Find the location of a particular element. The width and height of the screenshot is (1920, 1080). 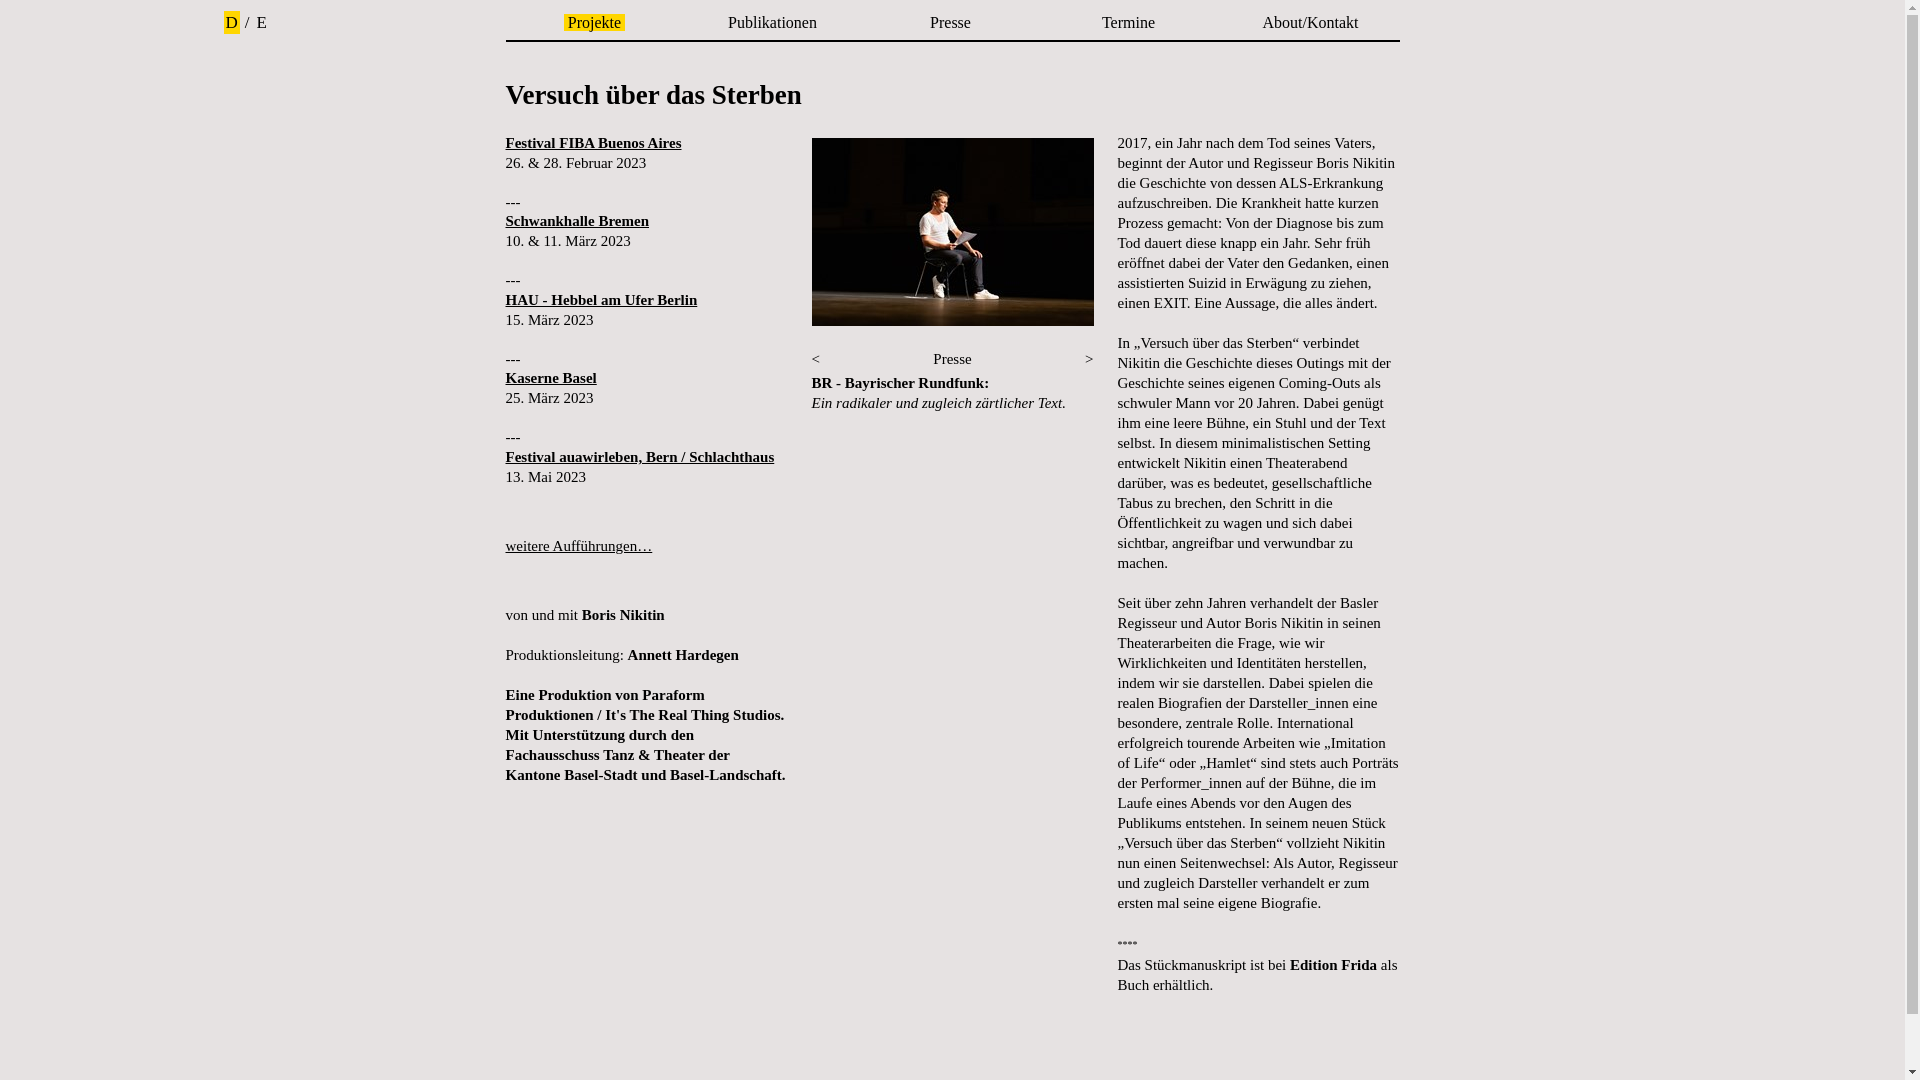

'>' is located at coordinates (1088, 357).